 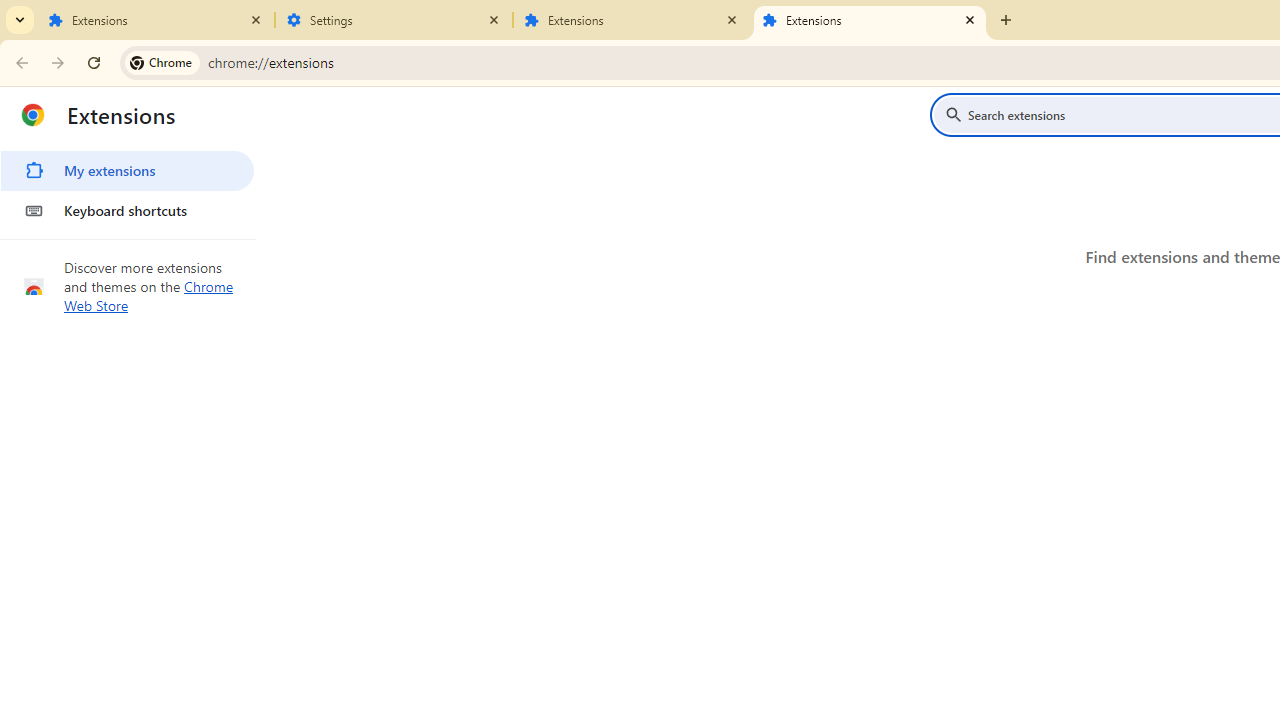 I want to click on 'AutomationID: sectionMenu', so click(x=127, y=187).